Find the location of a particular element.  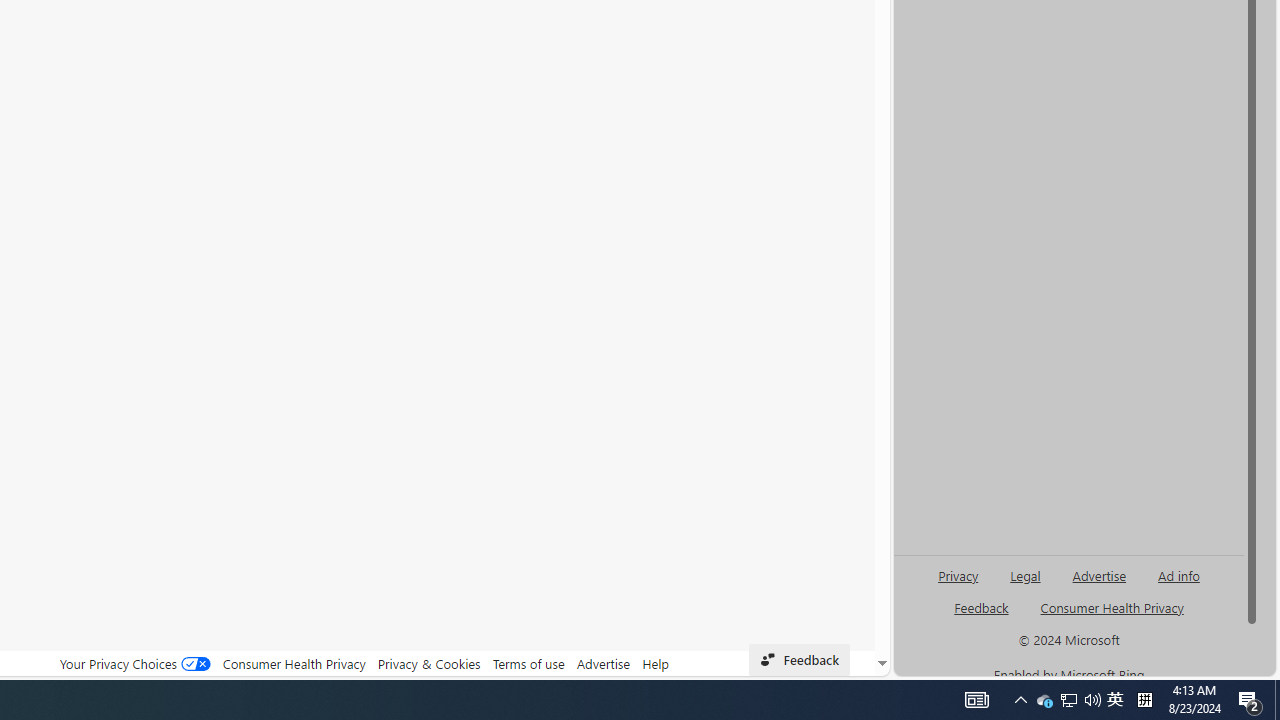

'Privacy & Cookies' is located at coordinates (428, 663).